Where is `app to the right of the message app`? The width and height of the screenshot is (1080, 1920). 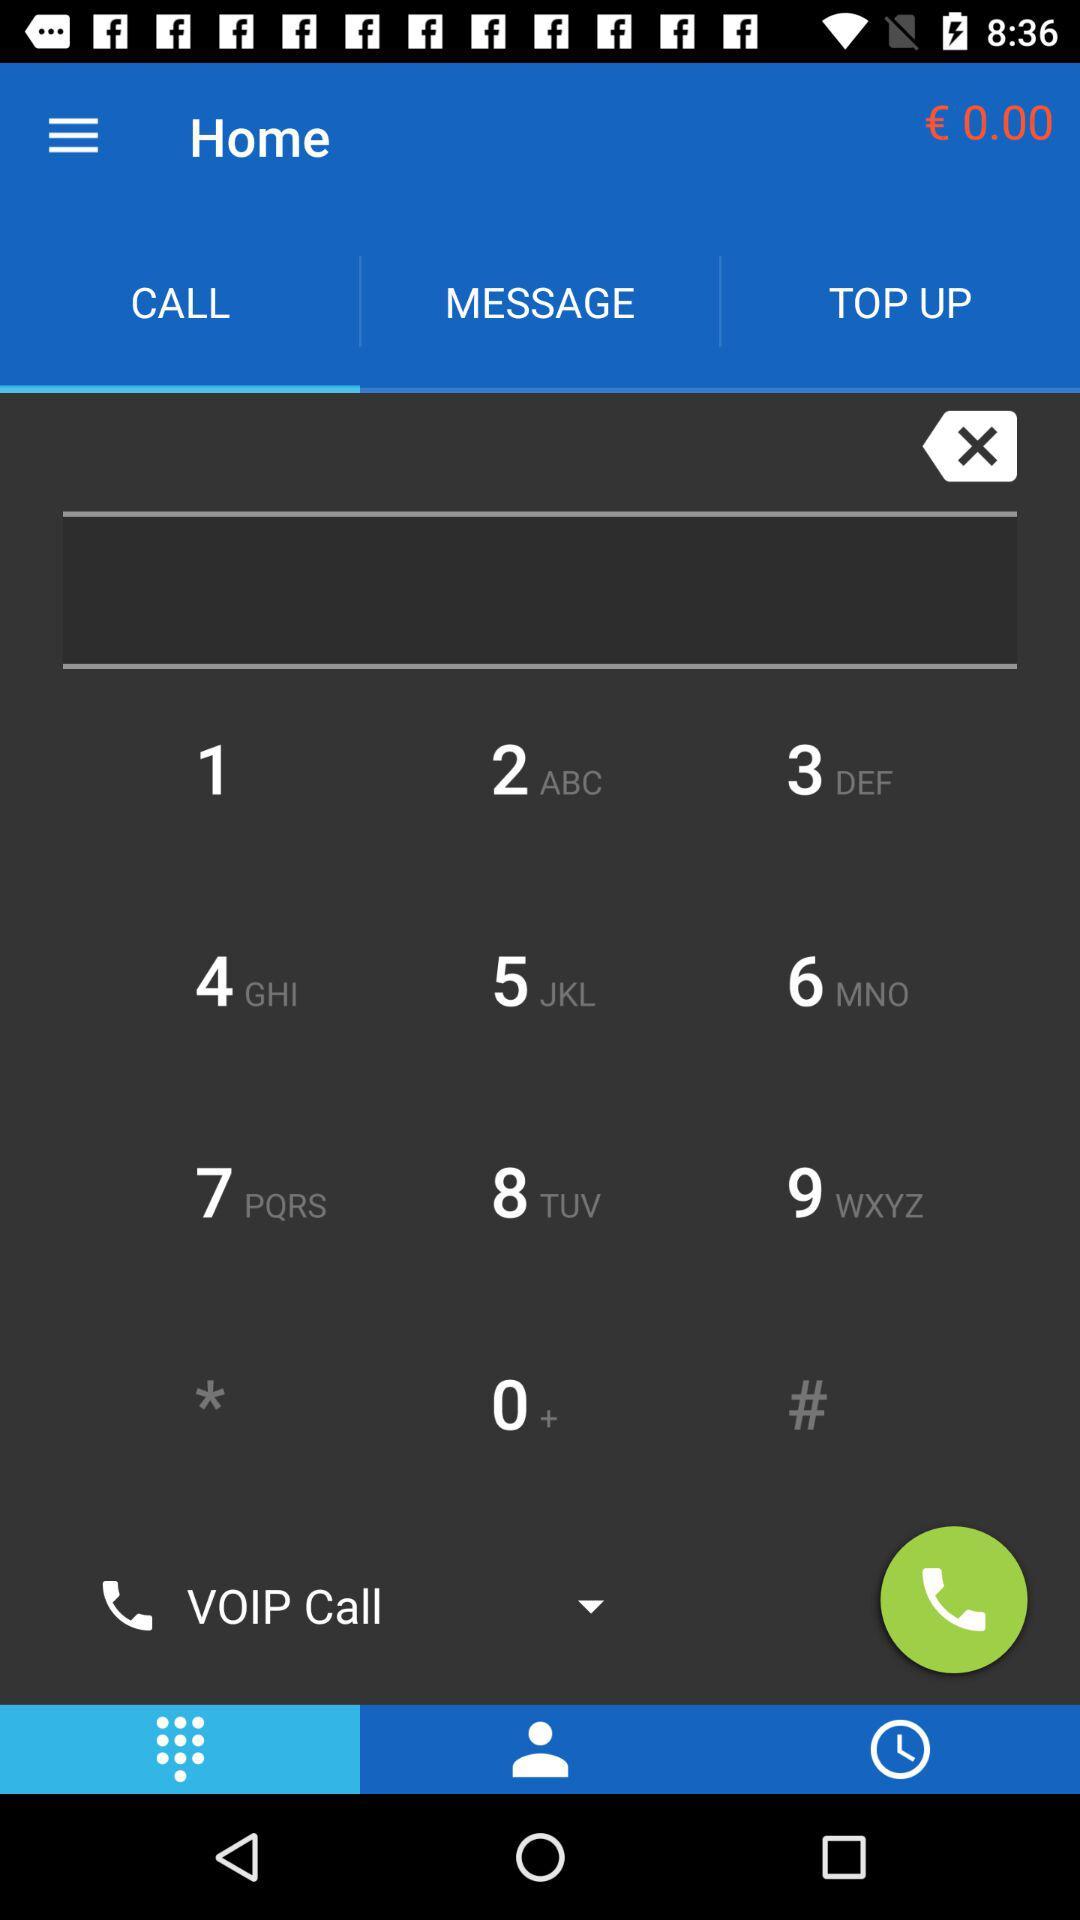 app to the right of the message app is located at coordinates (898, 300).